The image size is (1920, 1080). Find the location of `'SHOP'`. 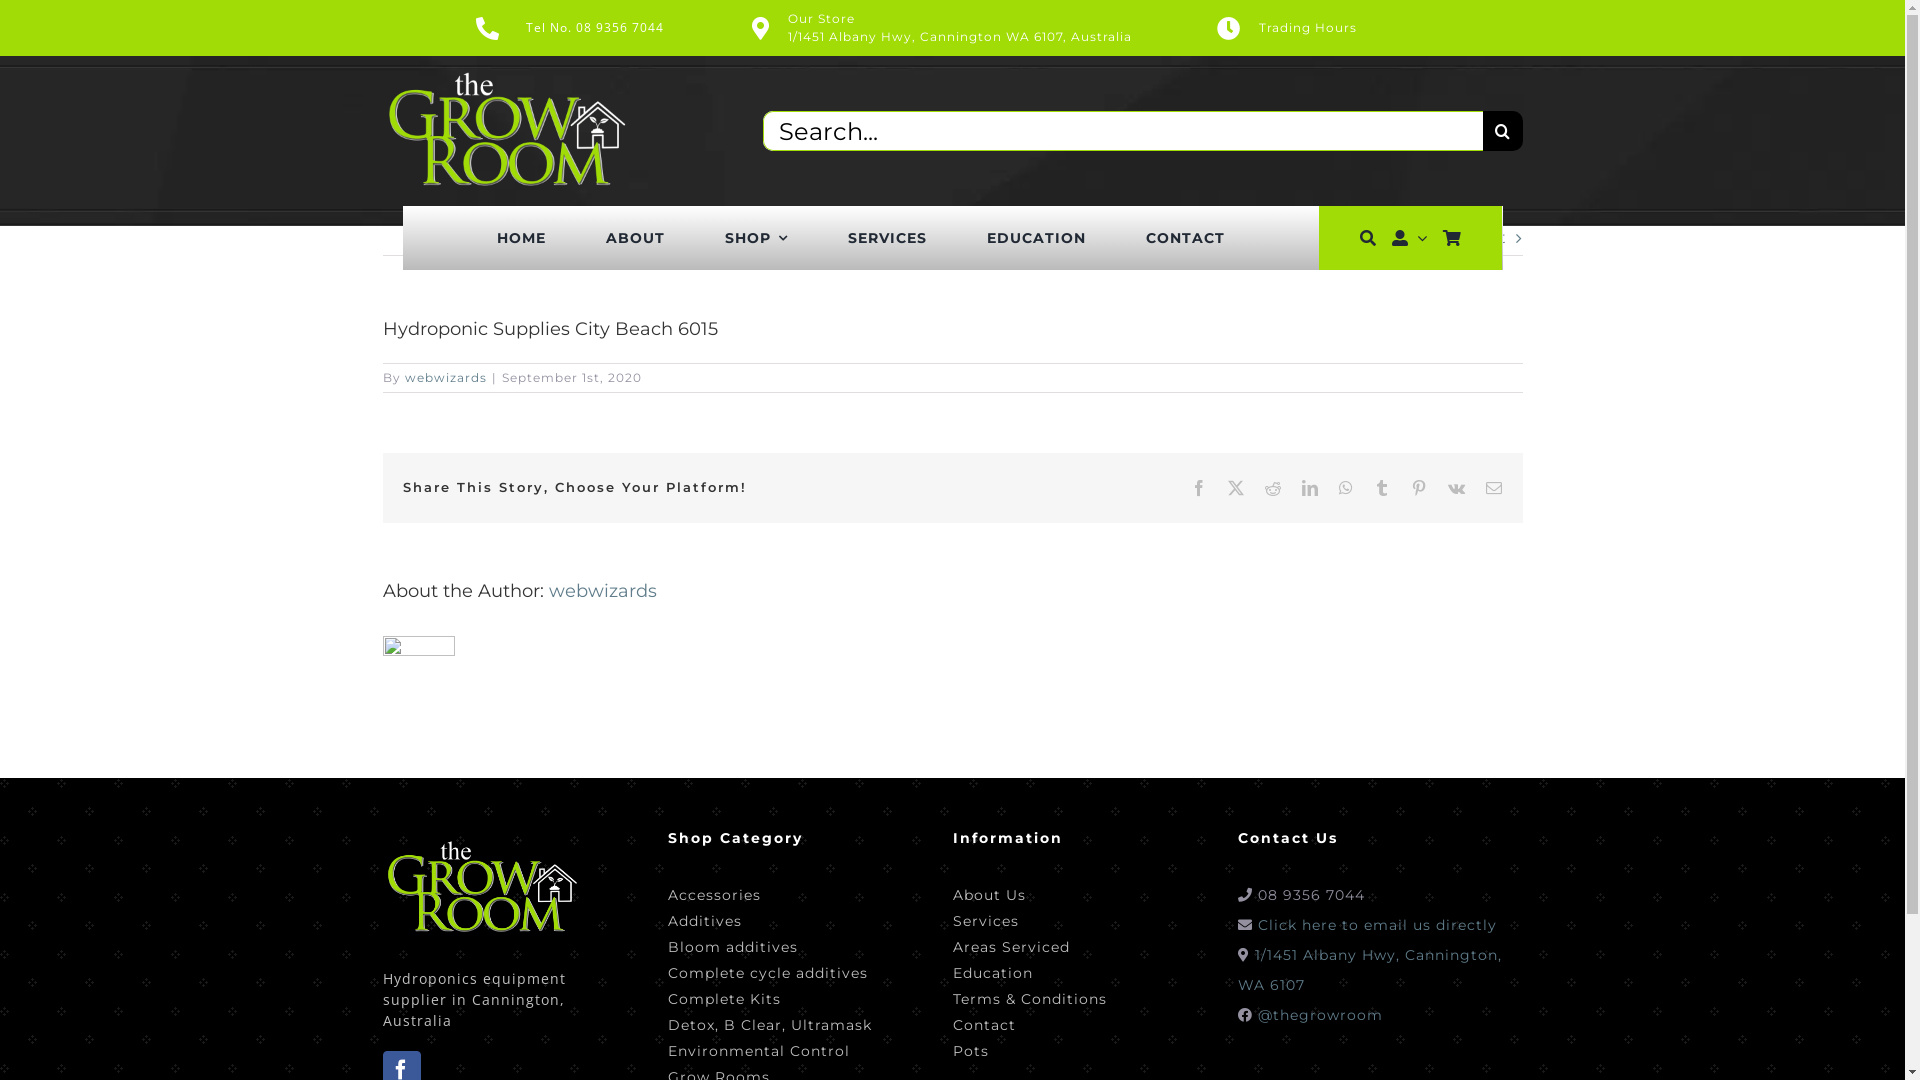

'SHOP' is located at coordinates (755, 237).